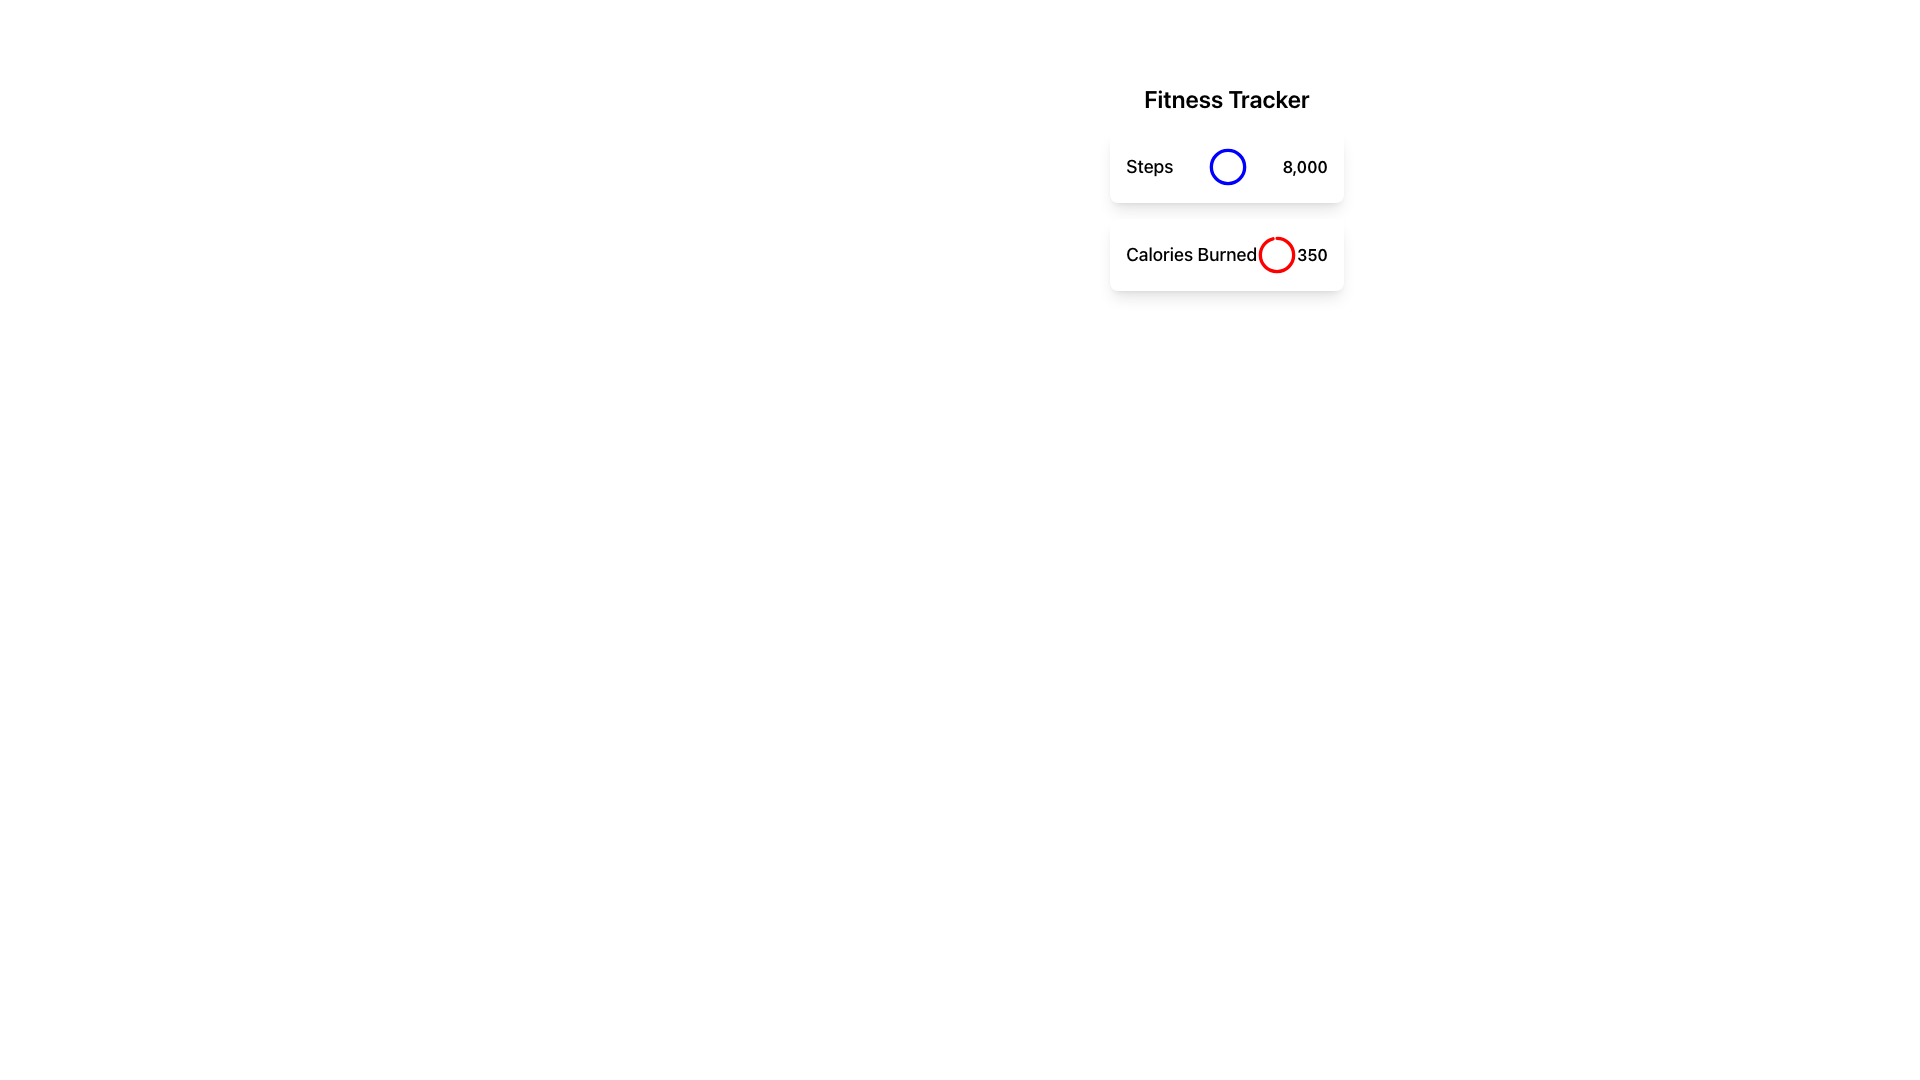 The height and width of the screenshot is (1080, 1920). Describe the element at coordinates (1227, 165) in the screenshot. I see `SVG Circle element that serves as a visual indicator for the 'Steps' section in the Fitness Tracker interface` at that location.